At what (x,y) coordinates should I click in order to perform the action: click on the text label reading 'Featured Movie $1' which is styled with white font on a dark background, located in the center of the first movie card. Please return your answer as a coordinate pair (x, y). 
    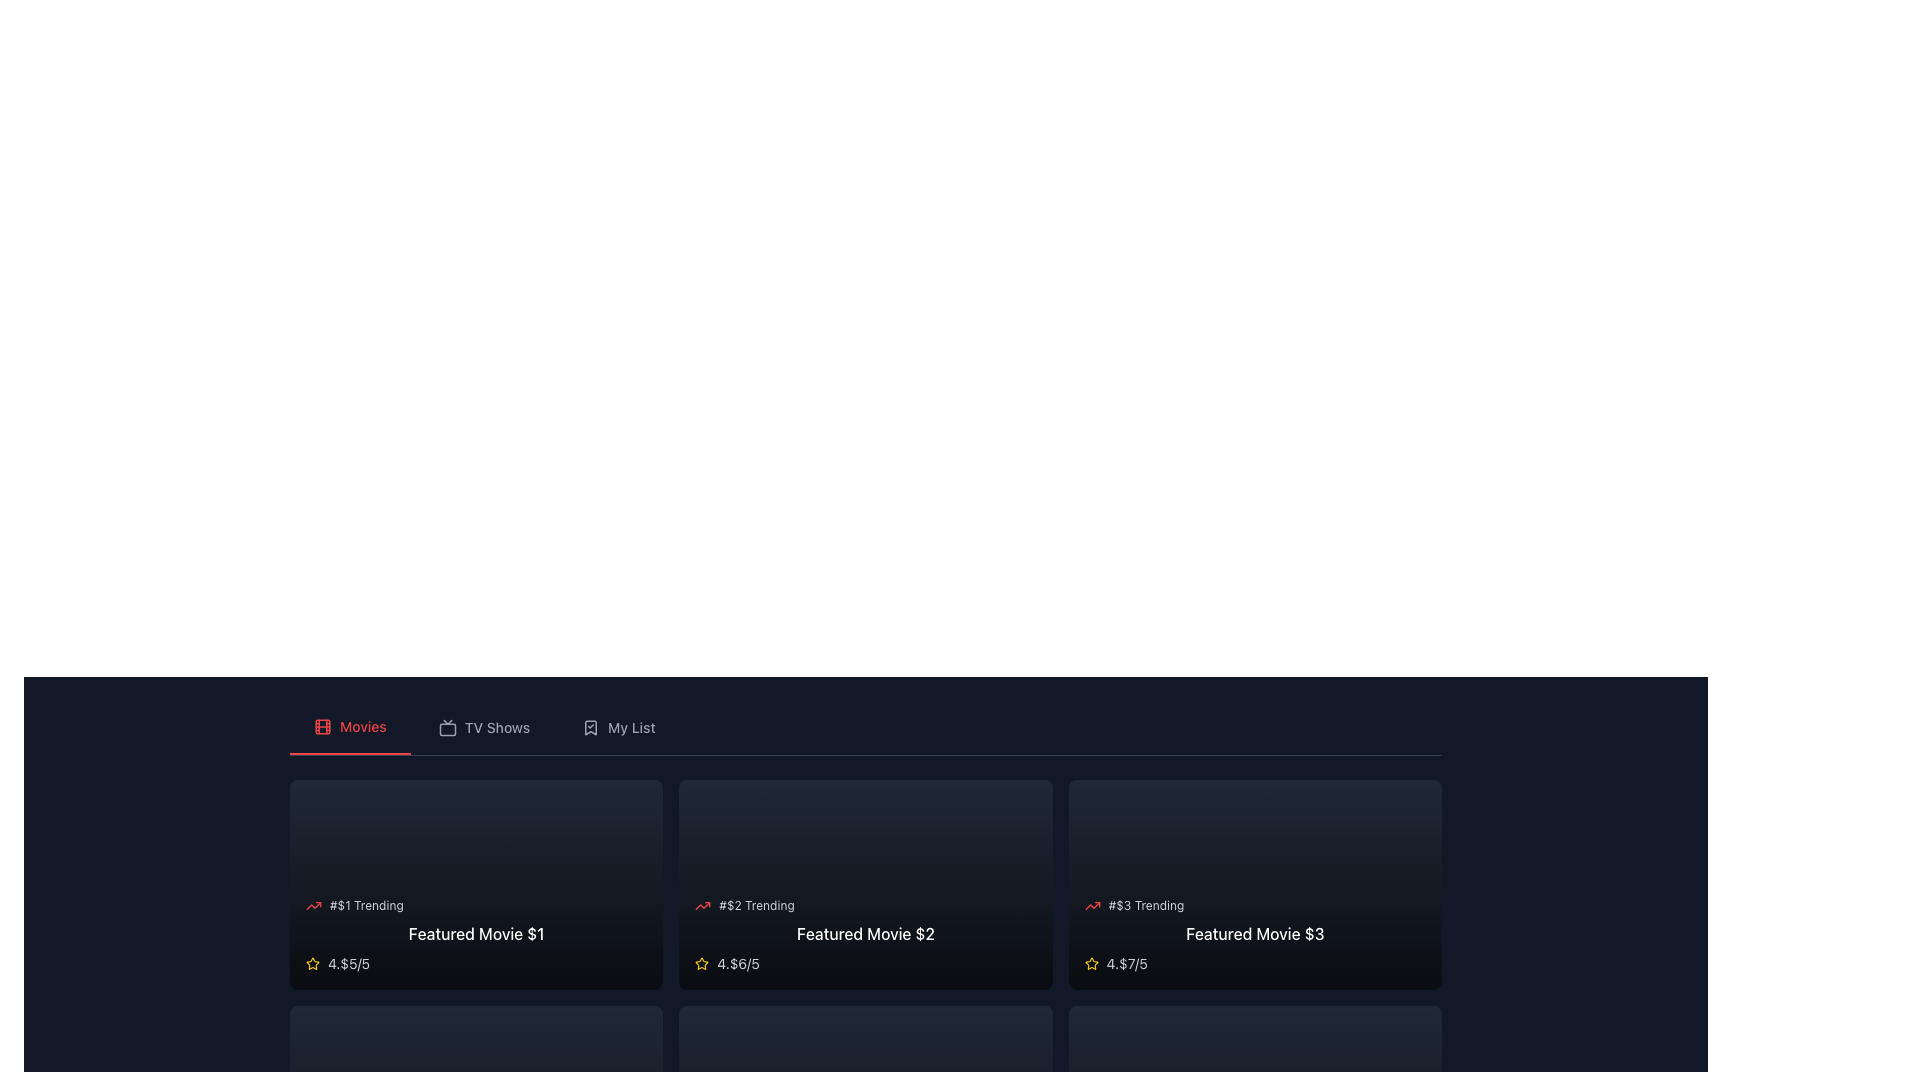
    Looking at the image, I should click on (475, 933).